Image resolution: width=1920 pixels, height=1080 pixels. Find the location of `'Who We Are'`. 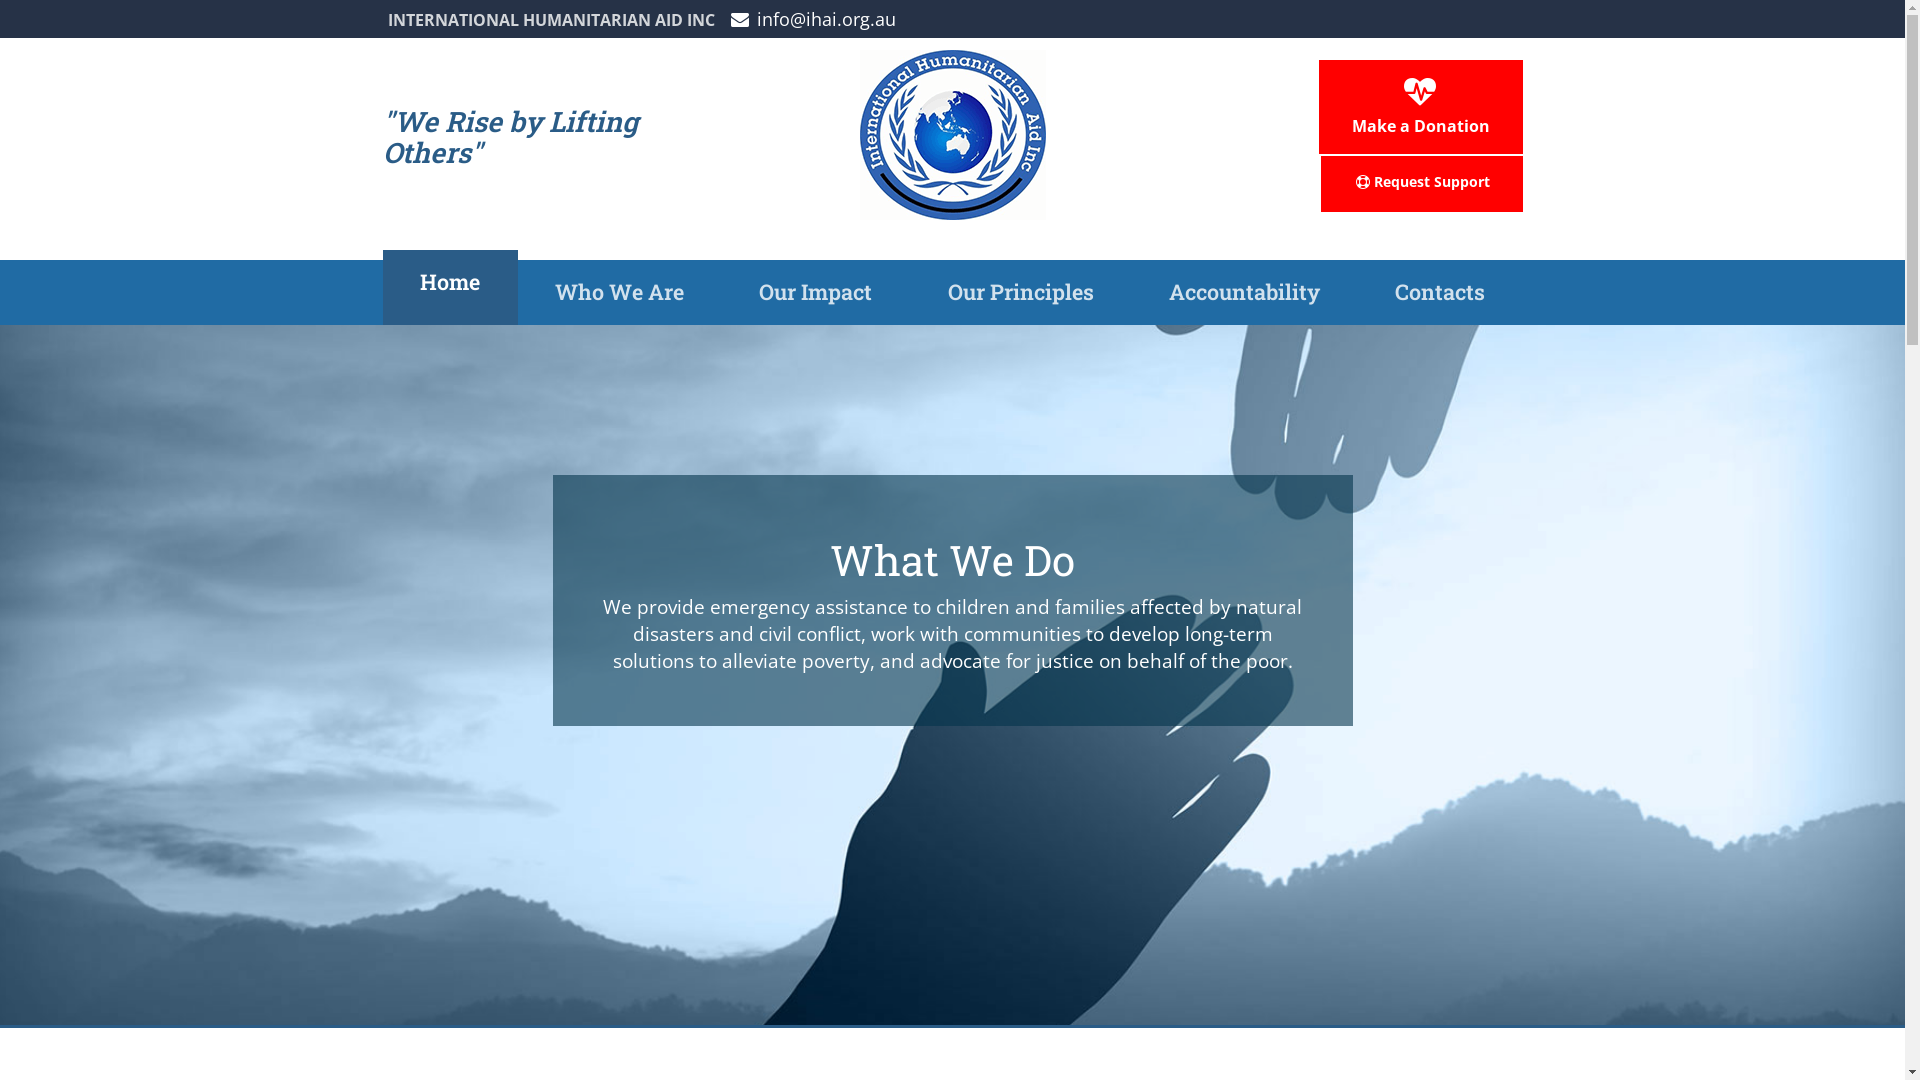

'Who We Are' is located at coordinates (169, 172).